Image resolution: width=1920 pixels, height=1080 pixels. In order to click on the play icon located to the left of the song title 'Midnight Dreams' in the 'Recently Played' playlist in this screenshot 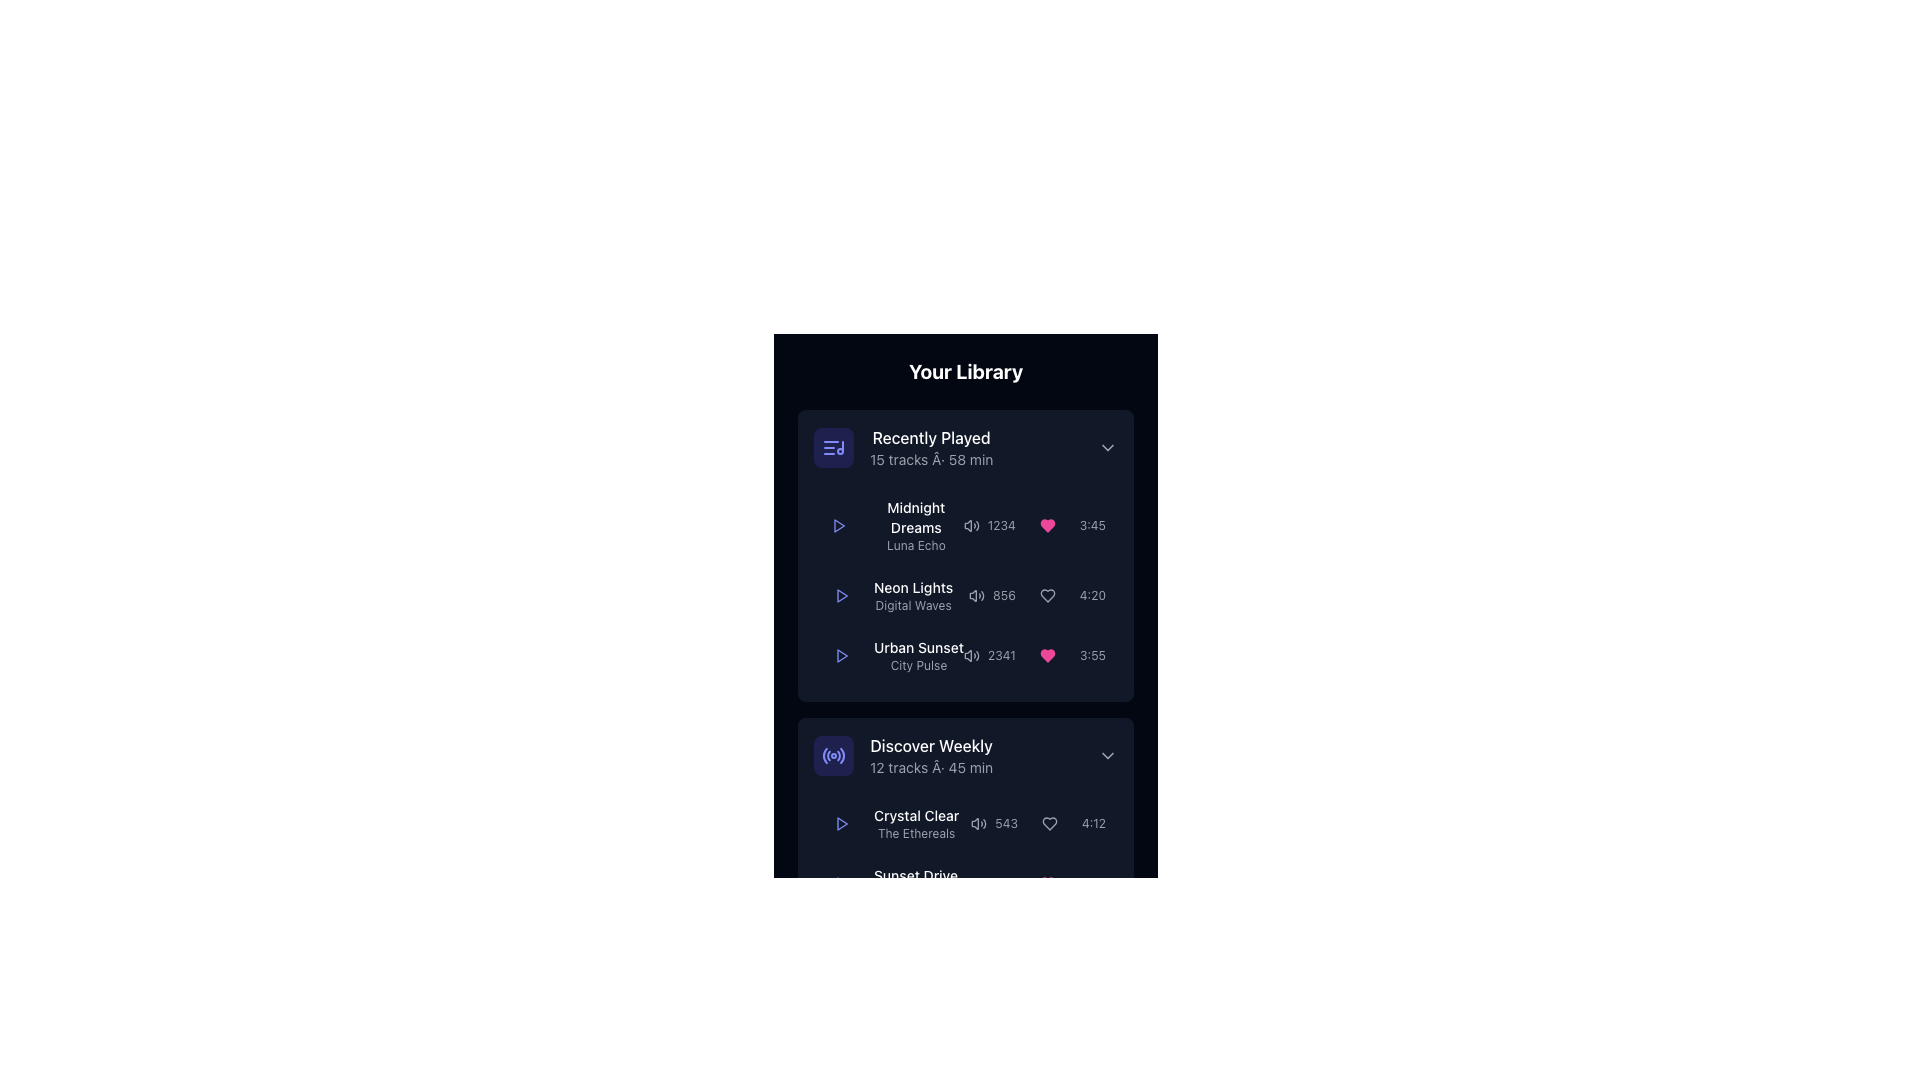, I will do `click(893, 524)`.